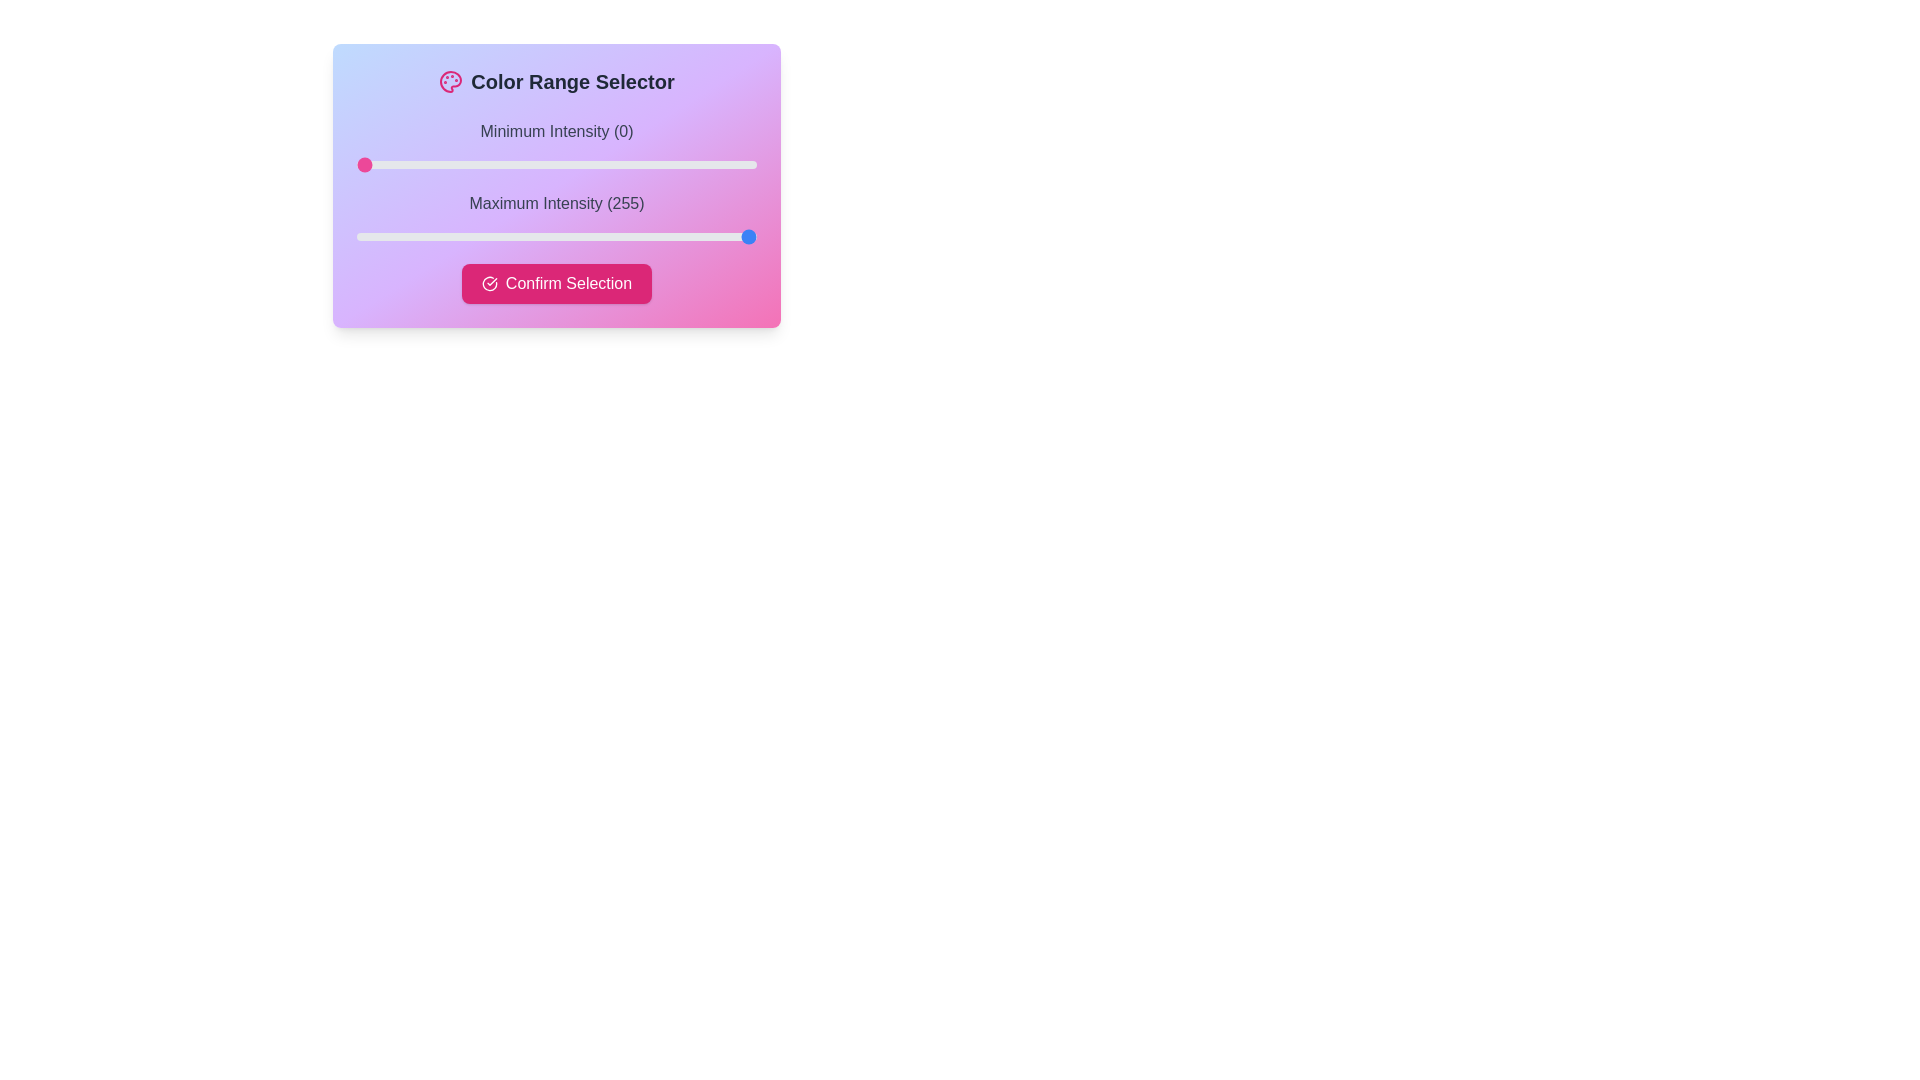 The height and width of the screenshot is (1080, 1920). What do you see at coordinates (482, 164) in the screenshot?
I see `the slider to set the intensity to 80` at bounding box center [482, 164].